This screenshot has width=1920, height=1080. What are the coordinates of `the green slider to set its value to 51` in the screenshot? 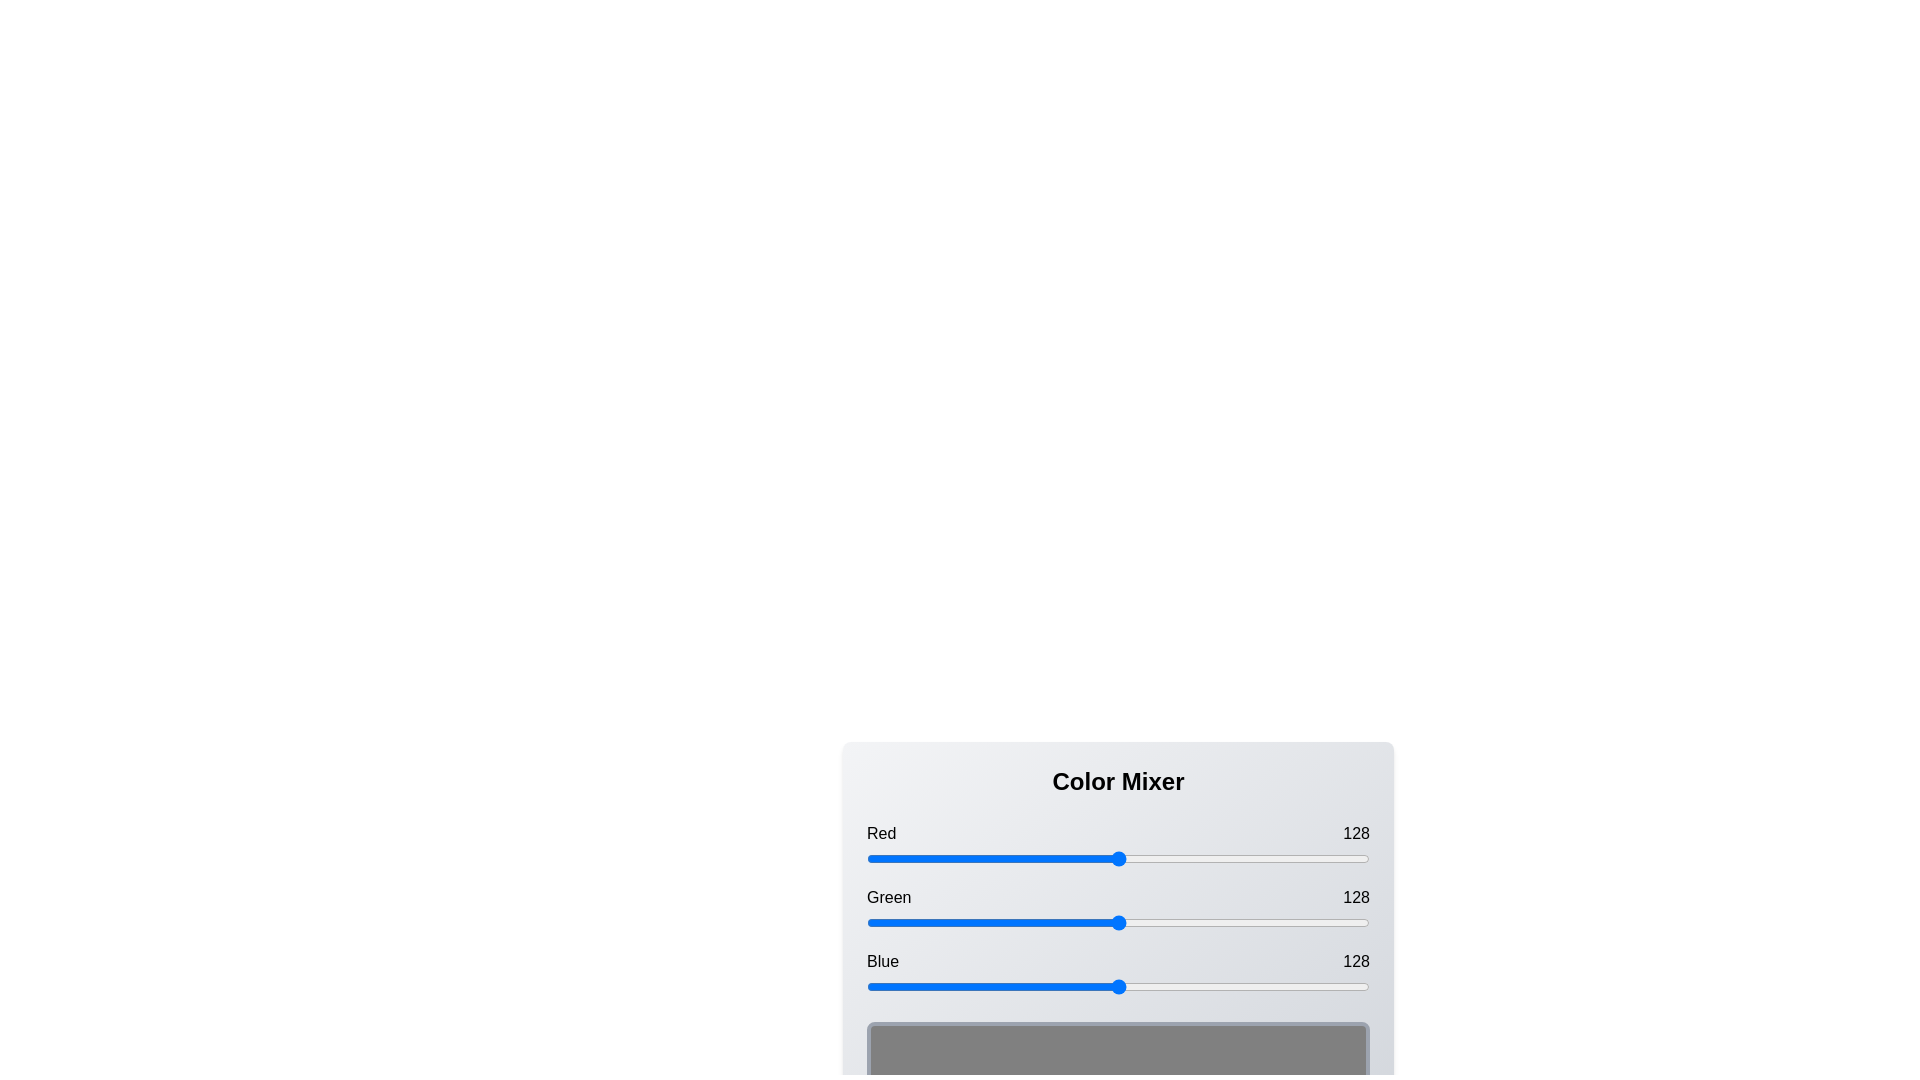 It's located at (967, 922).